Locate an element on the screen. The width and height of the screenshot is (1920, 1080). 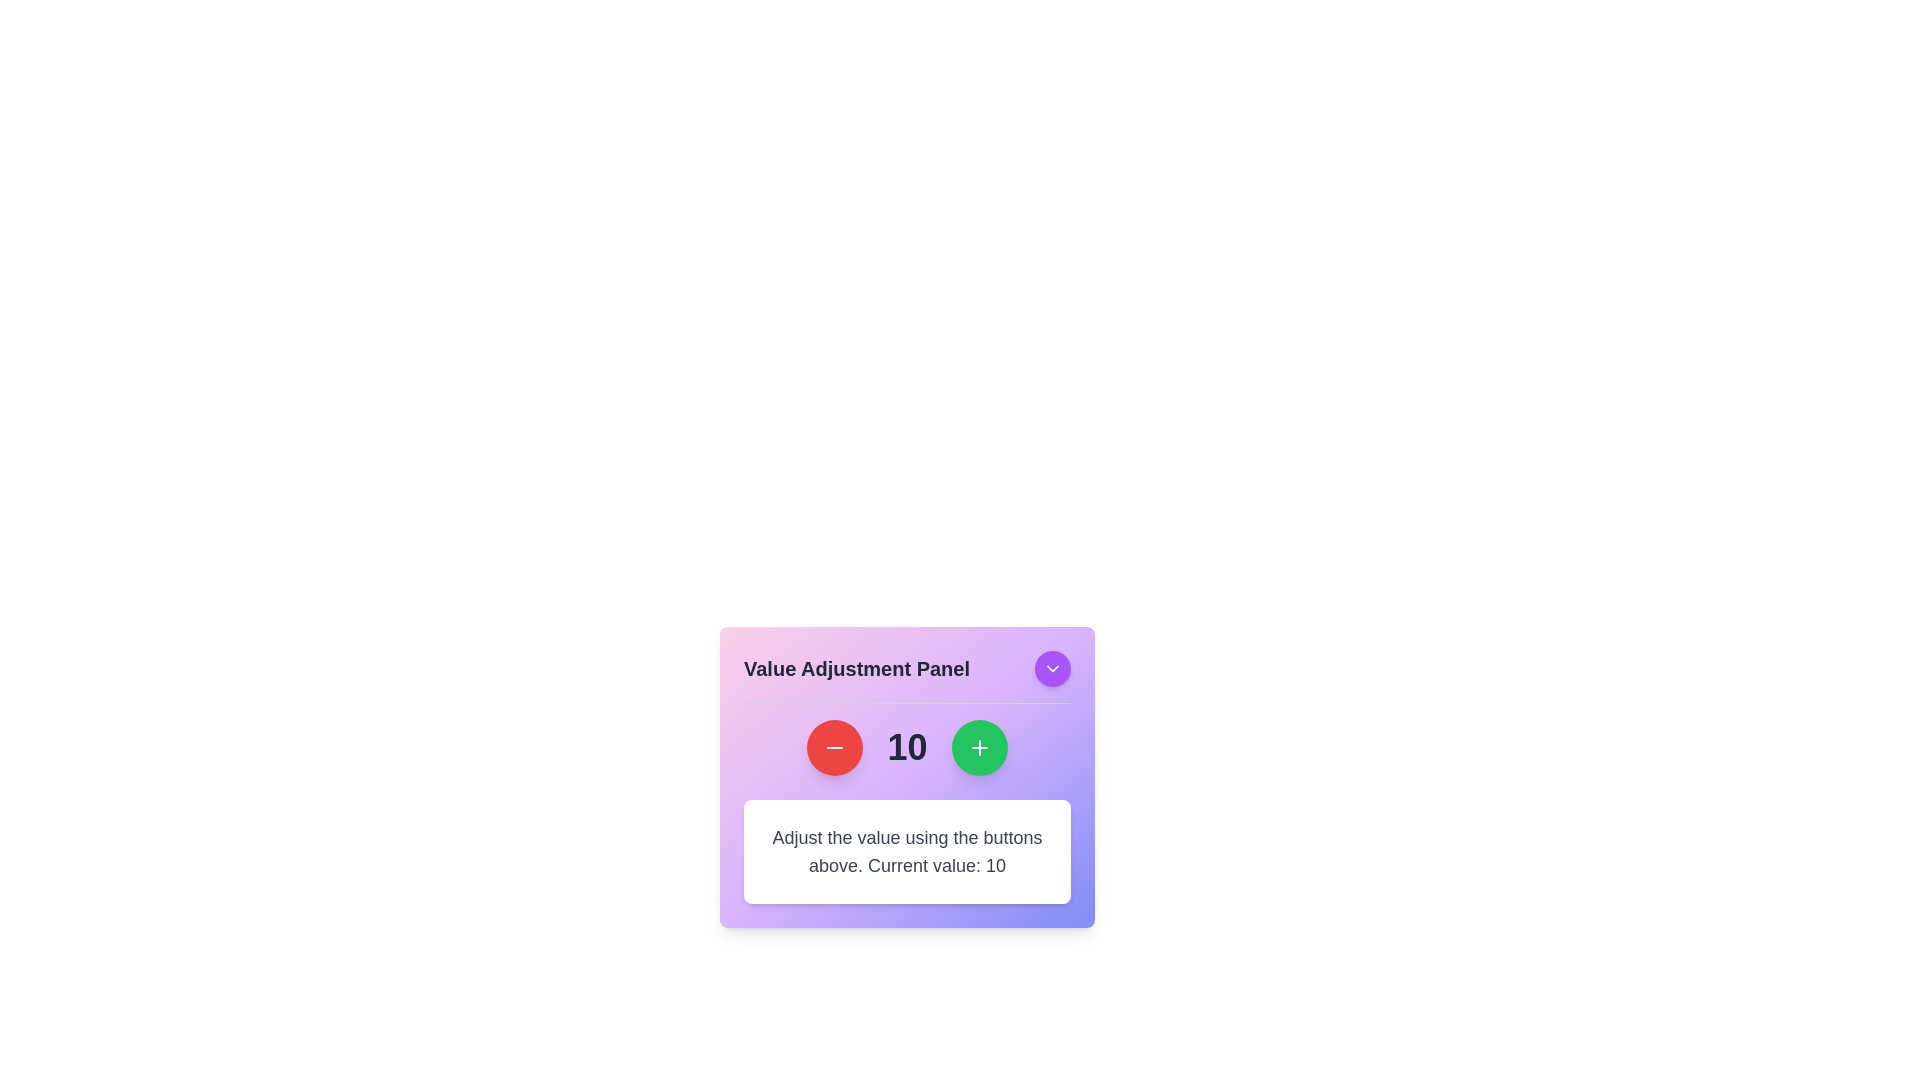
the decrement button located on the left side of the value adjustment interface to decrease the displayed numeric value is located at coordinates (835, 748).